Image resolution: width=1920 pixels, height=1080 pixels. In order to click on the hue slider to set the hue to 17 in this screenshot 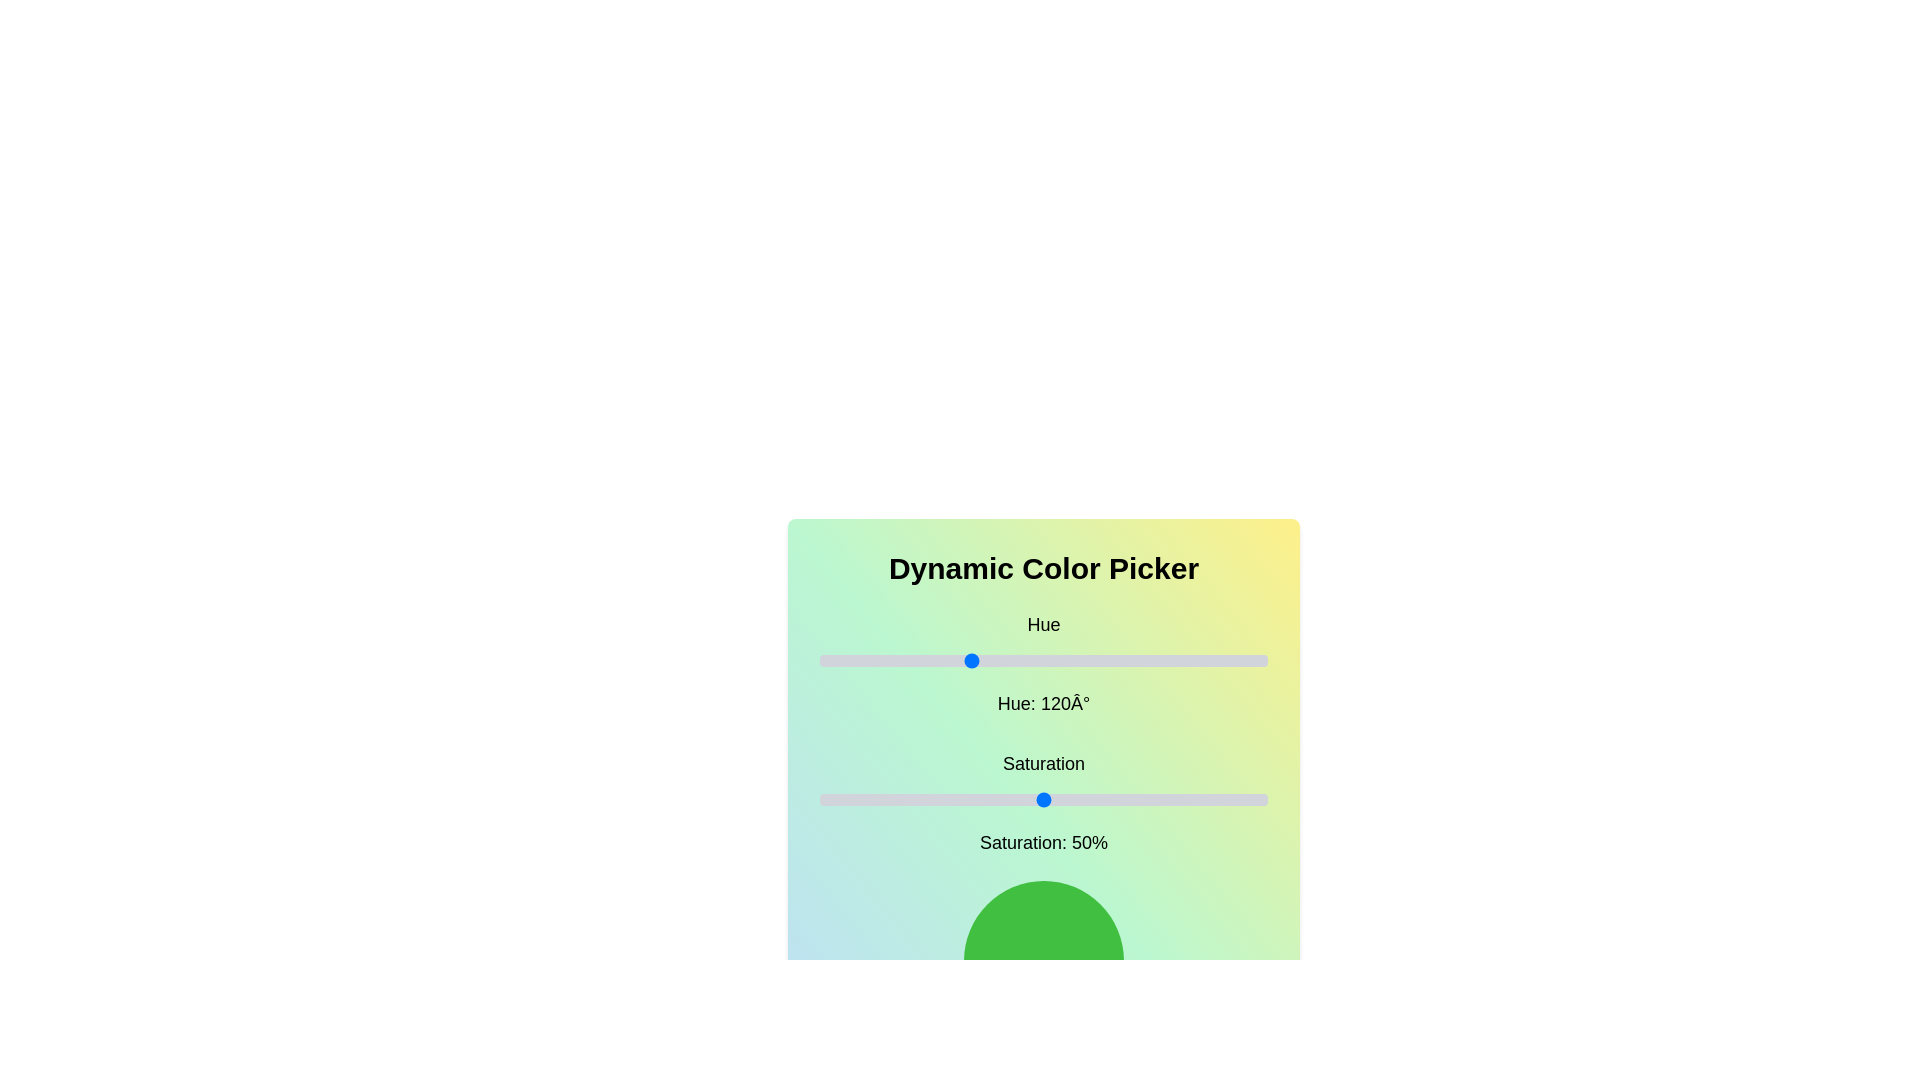, I will do `click(841, 660)`.